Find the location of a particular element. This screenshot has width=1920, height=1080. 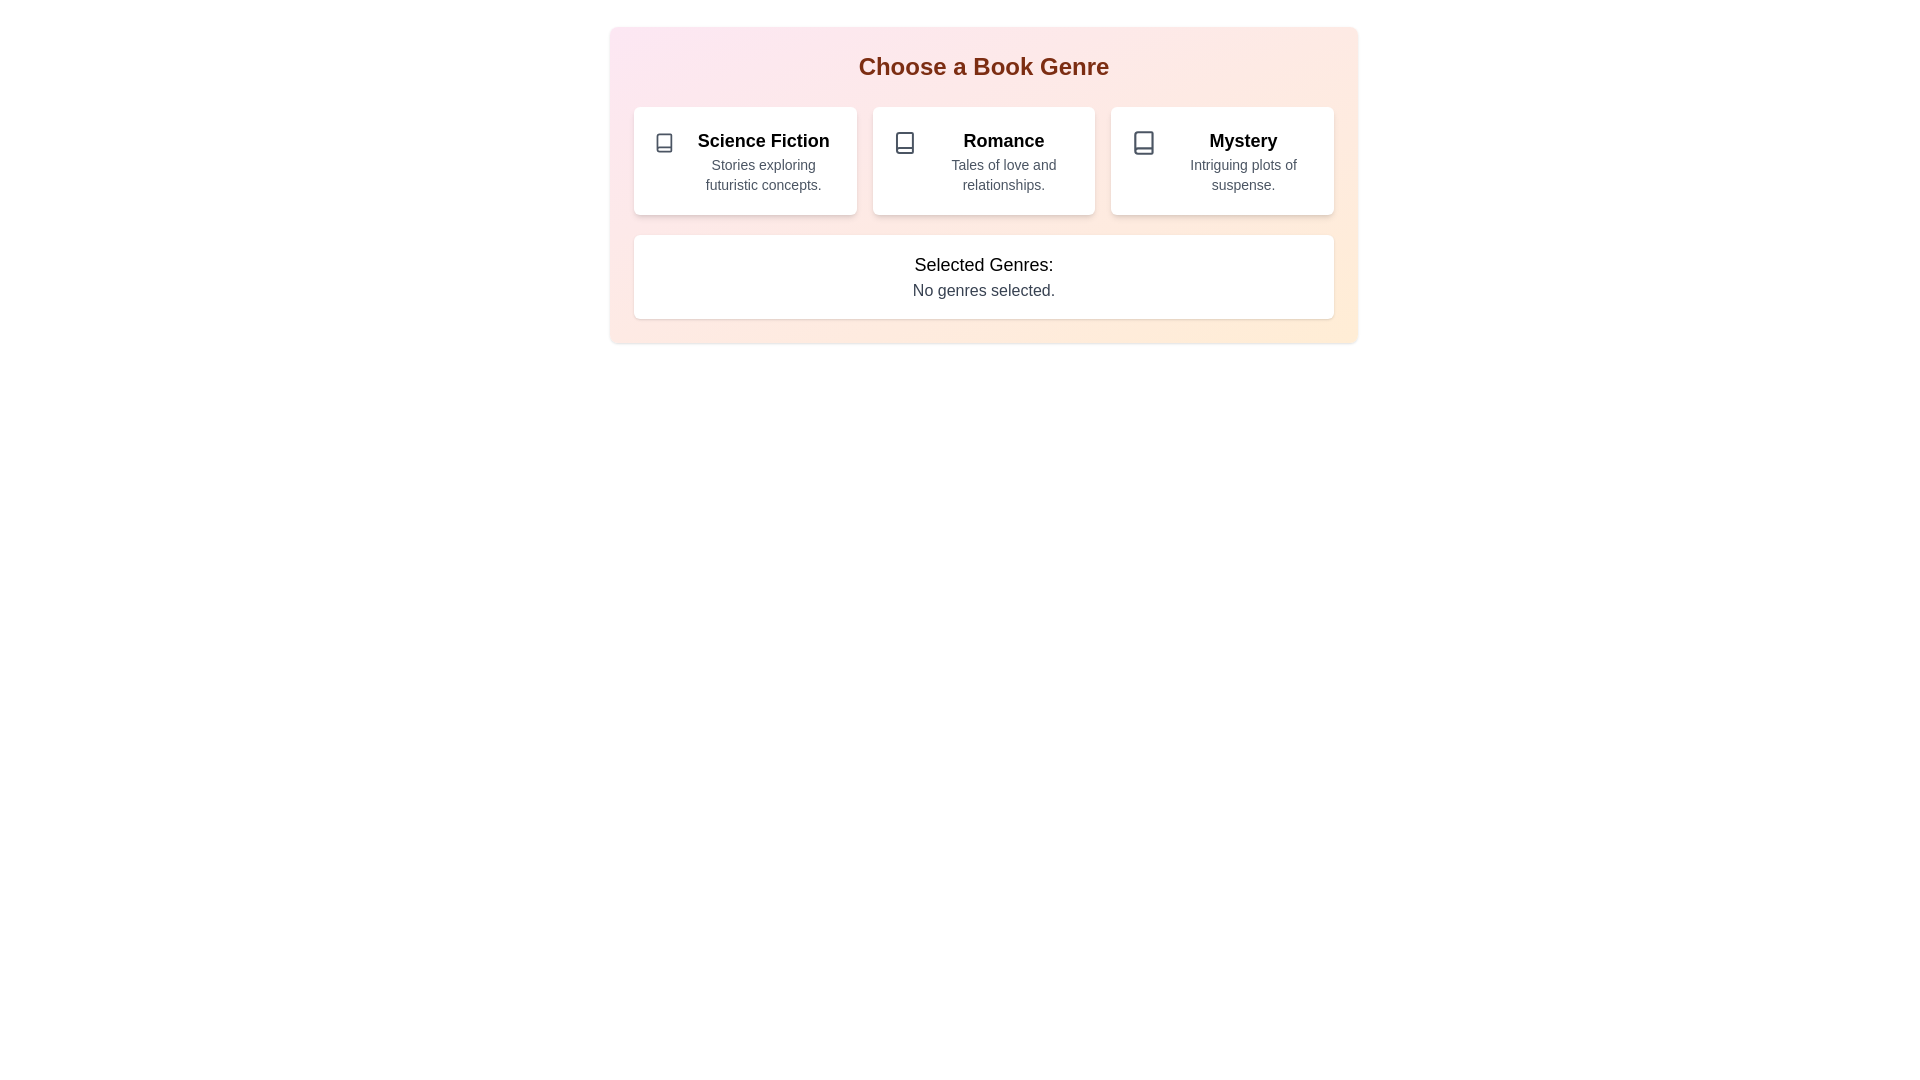

the 'Mystery' genre card located in the top-right section of the genre options for interaction is located at coordinates (1221, 160).